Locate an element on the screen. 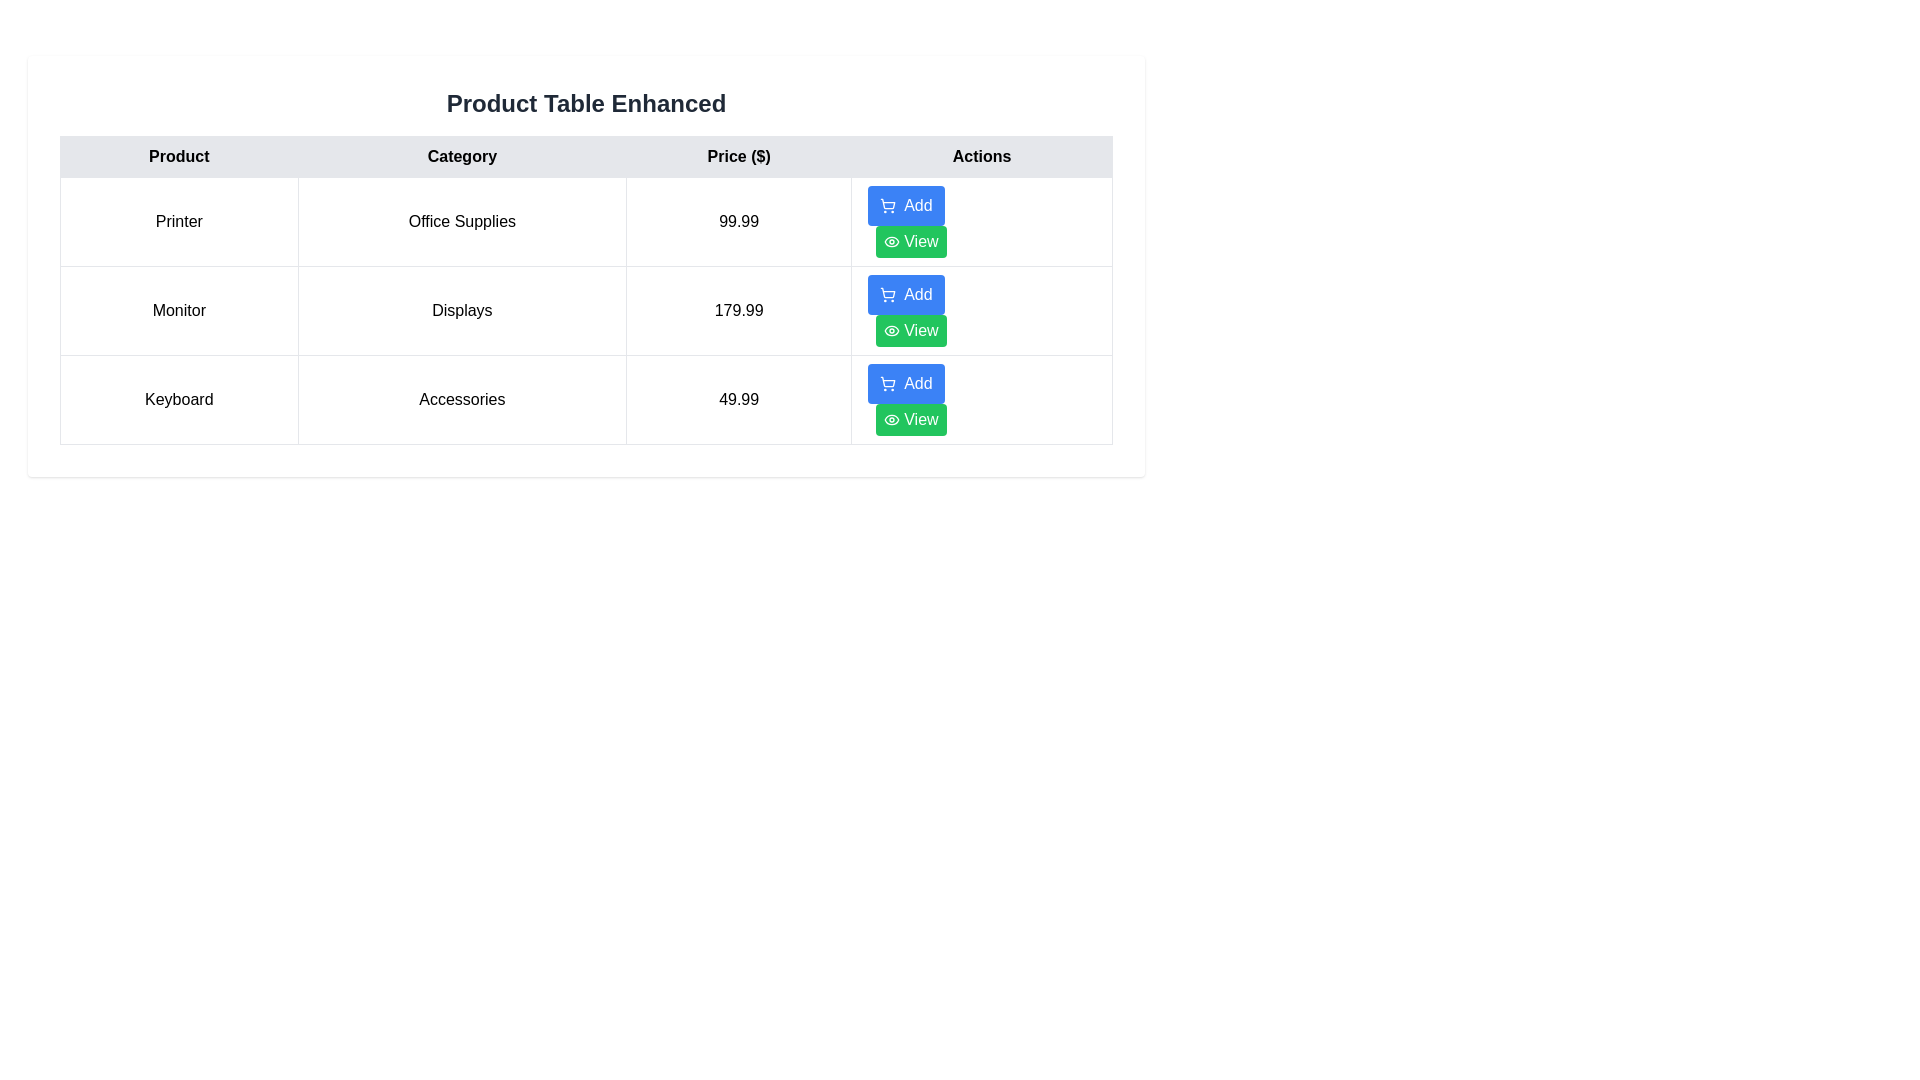  the 'View' button with the SVG icon is located at coordinates (891, 241).